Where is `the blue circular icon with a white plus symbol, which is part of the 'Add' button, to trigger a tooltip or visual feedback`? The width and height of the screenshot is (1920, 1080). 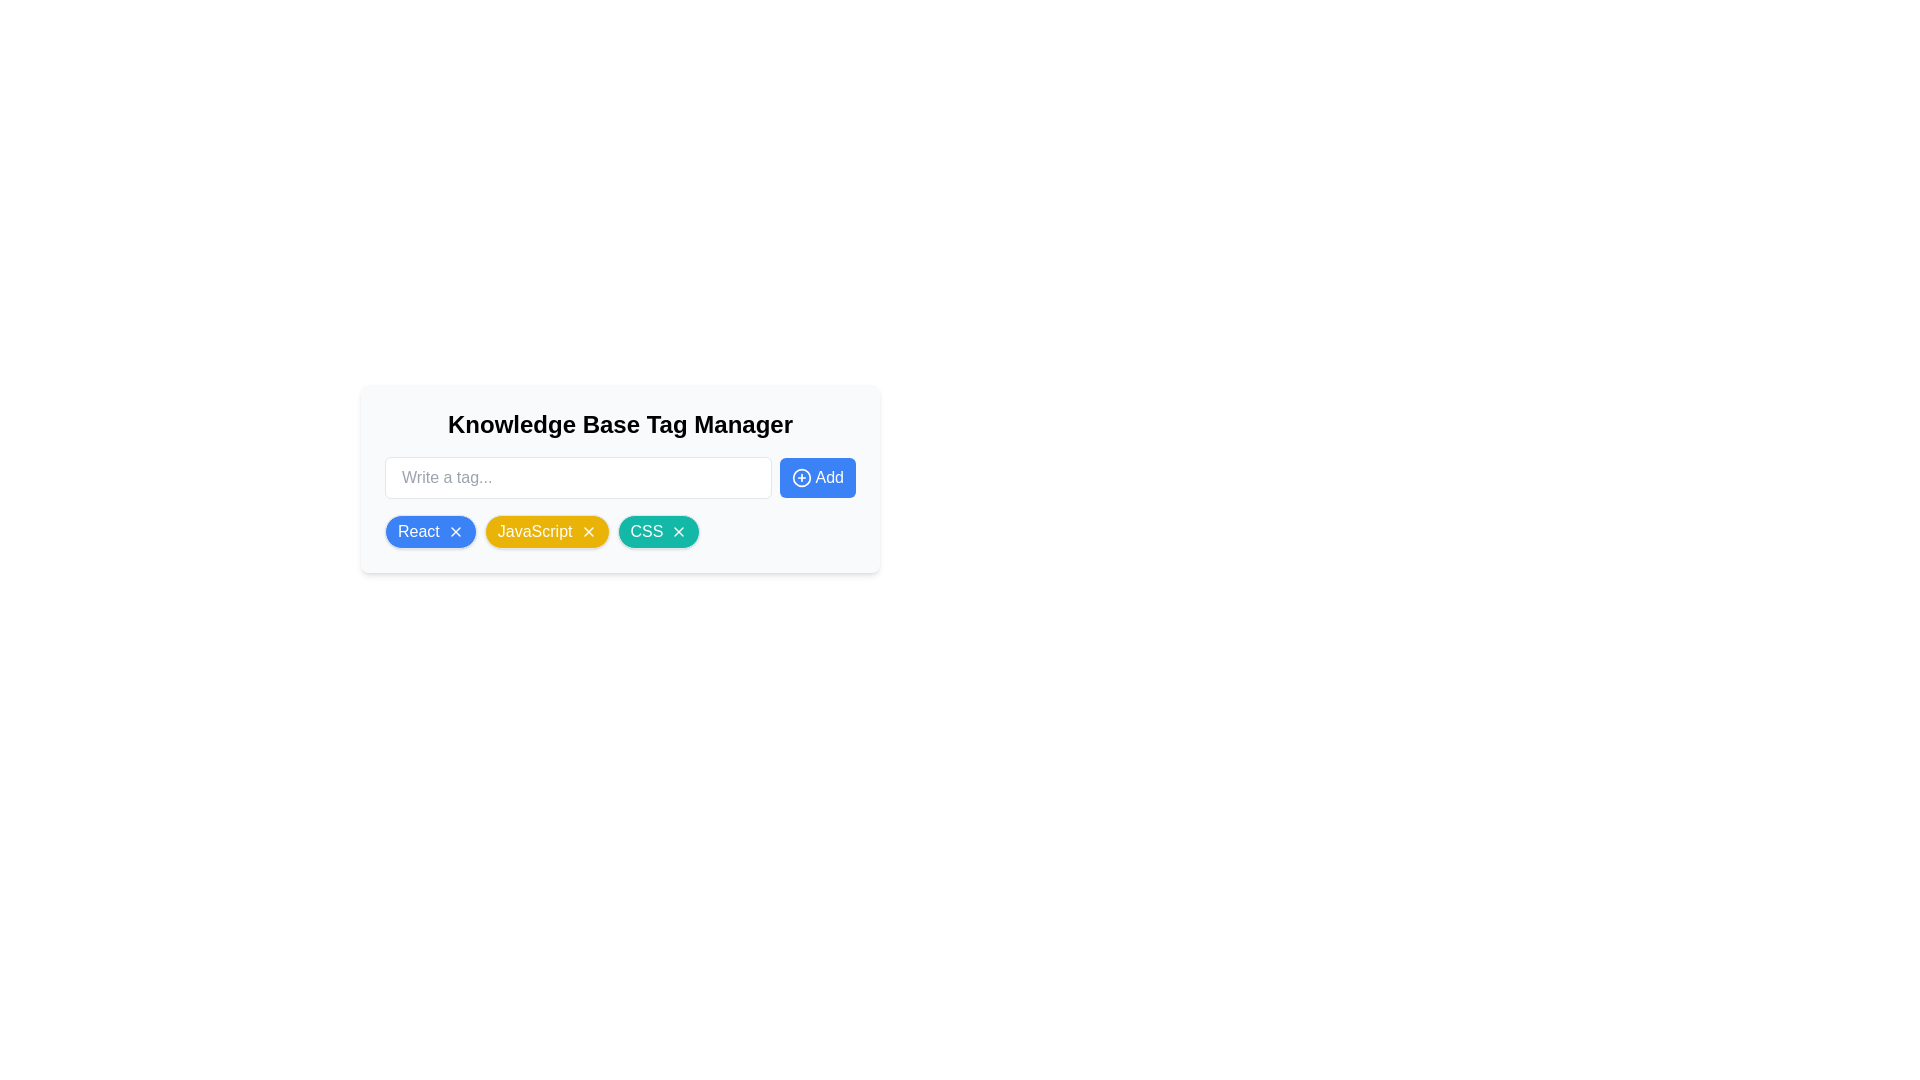
the blue circular icon with a white plus symbol, which is part of the 'Add' button, to trigger a tooltip or visual feedback is located at coordinates (801, 478).